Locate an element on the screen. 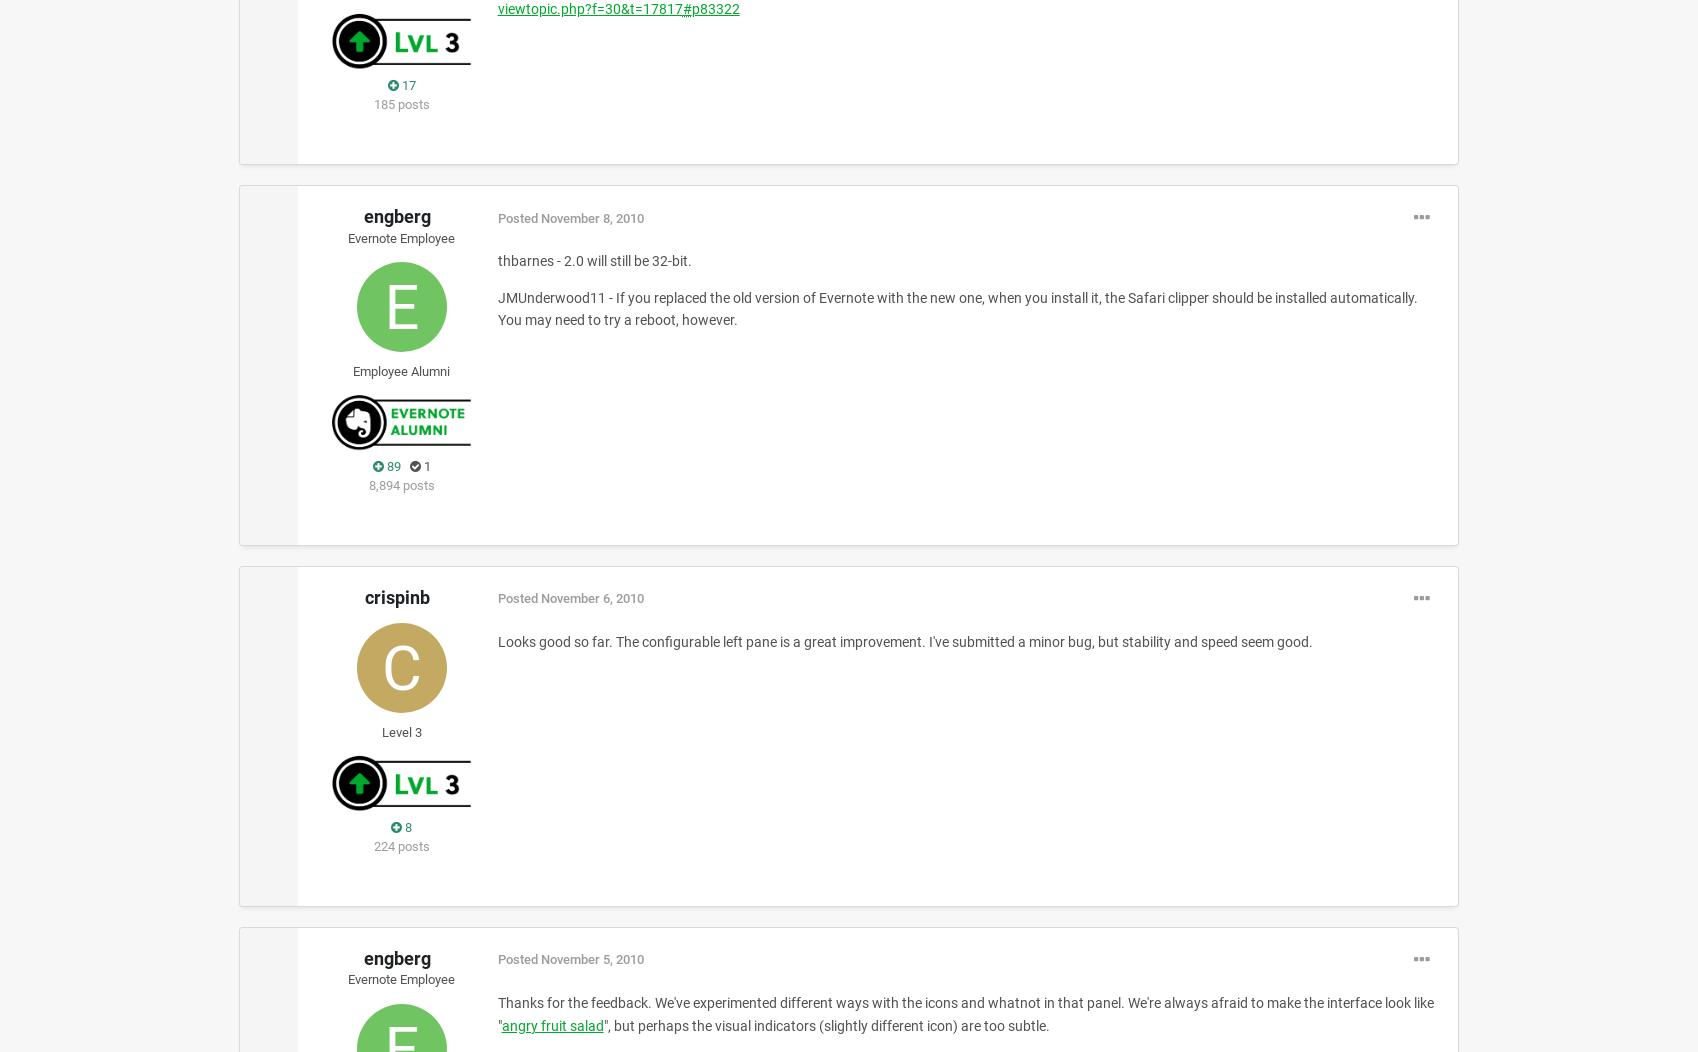 This screenshot has height=1052, width=1698. 'thbarnes - 2.0 will still be 32-bit.' is located at coordinates (593, 260).